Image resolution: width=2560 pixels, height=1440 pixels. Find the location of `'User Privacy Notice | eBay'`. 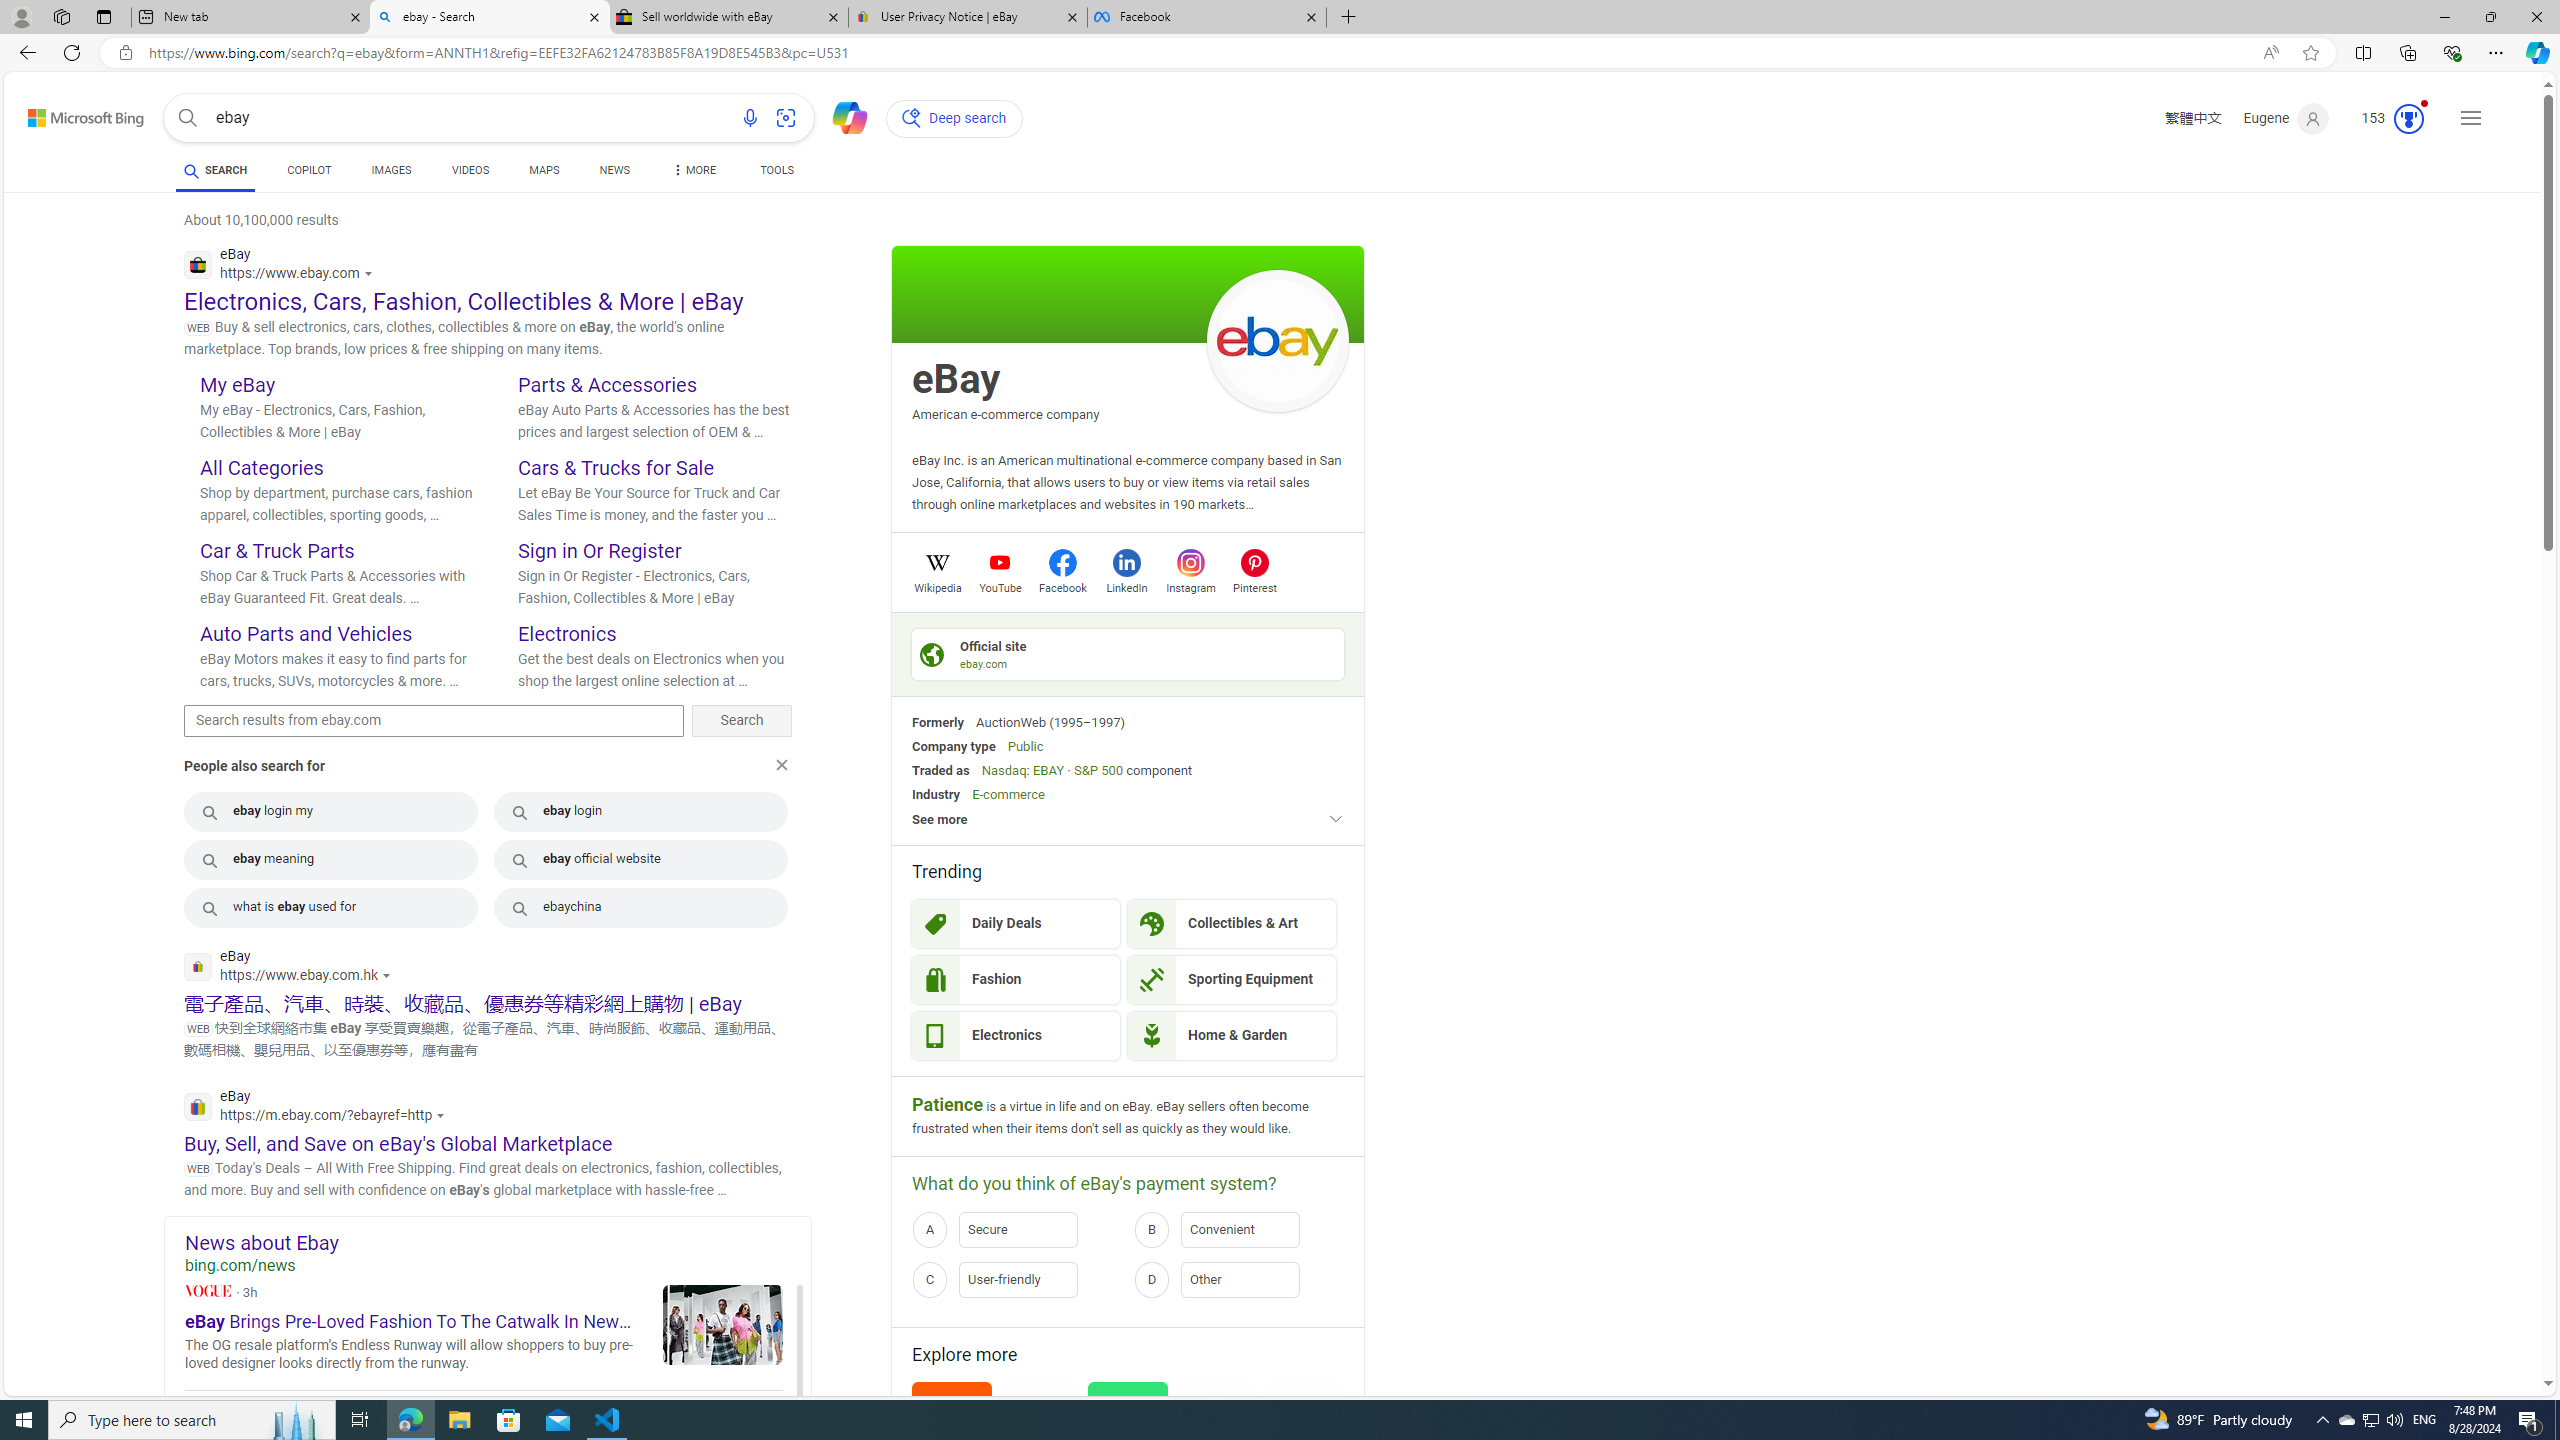

'User Privacy Notice | eBay' is located at coordinates (966, 16).